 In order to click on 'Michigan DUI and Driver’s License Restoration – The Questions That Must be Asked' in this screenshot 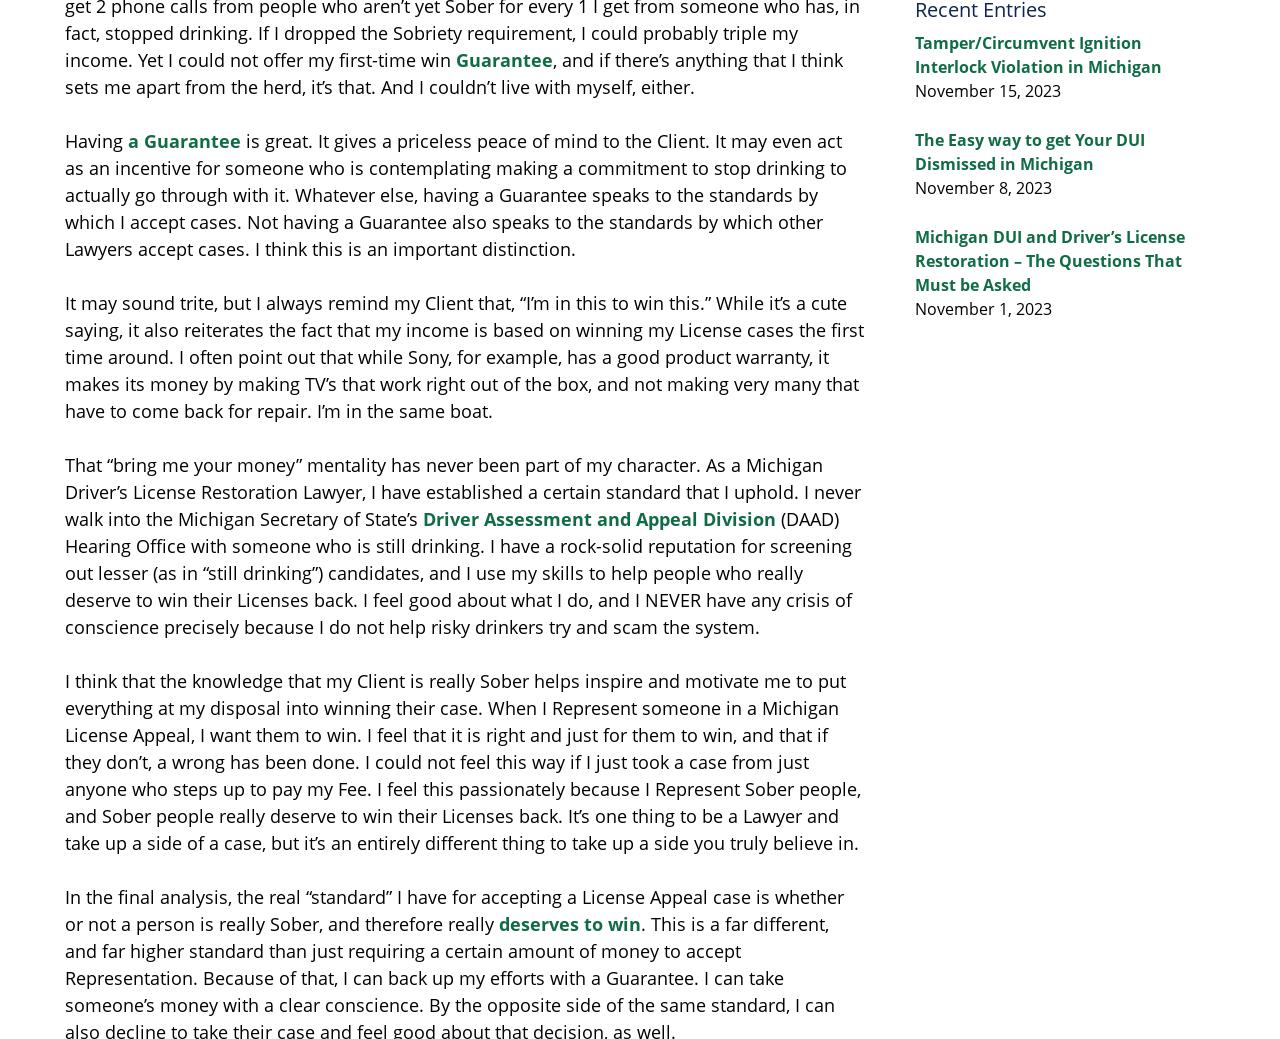, I will do `click(1048, 260)`.